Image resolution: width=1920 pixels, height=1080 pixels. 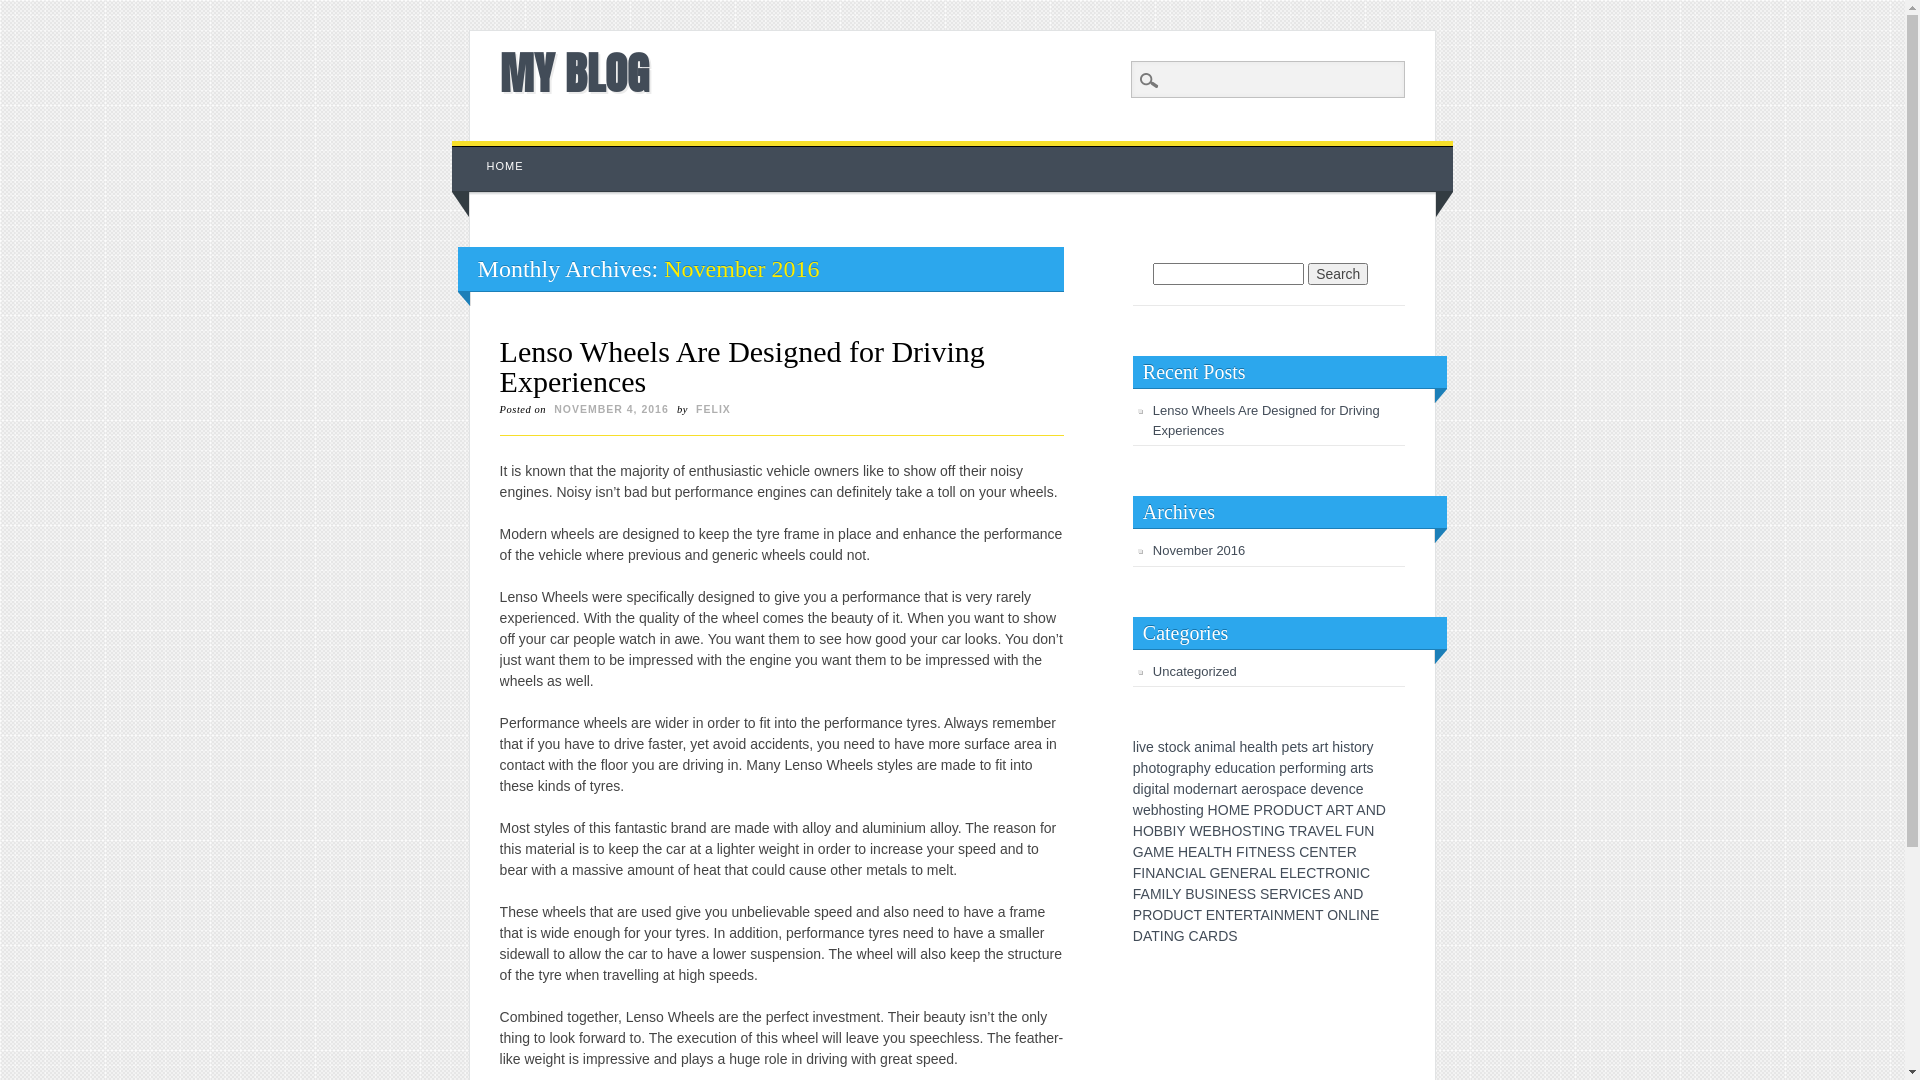 I want to click on 'A', so click(x=1330, y=810).